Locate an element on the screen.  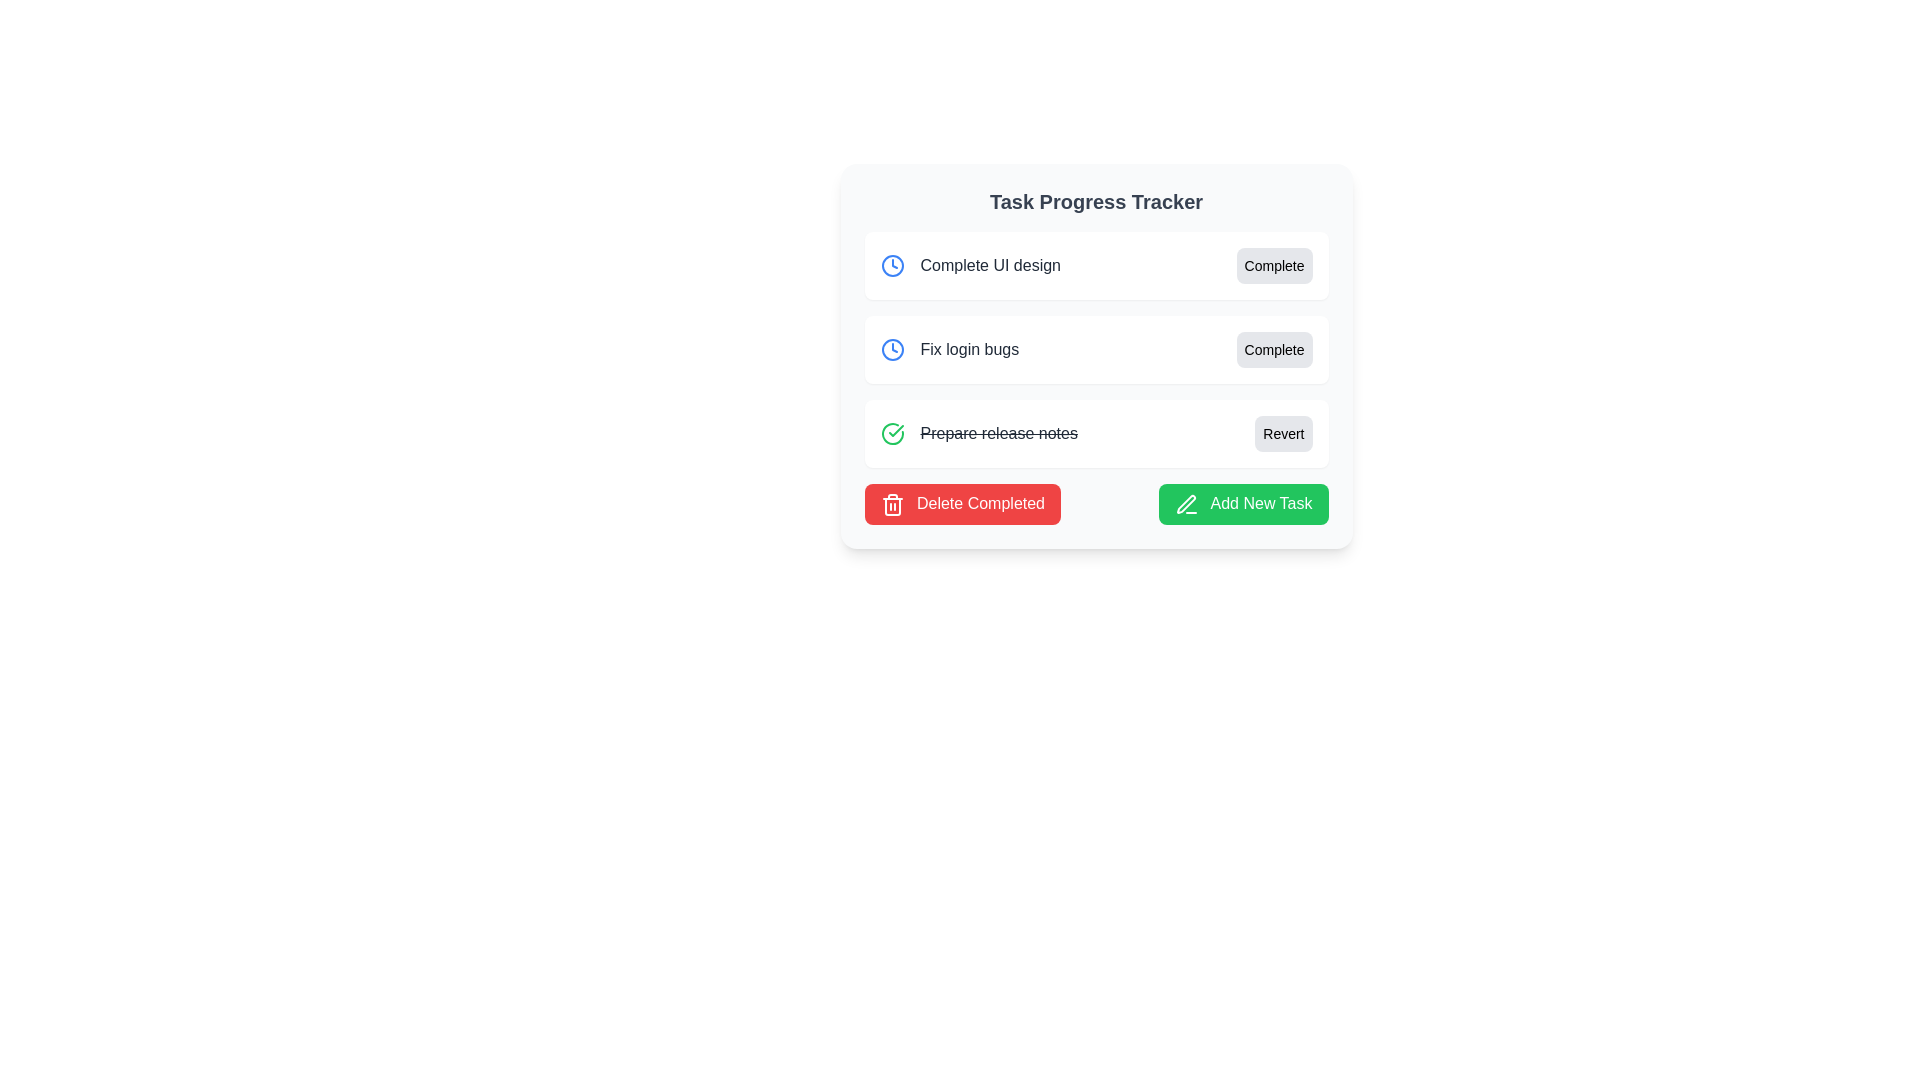
the white circular status indicator icon with a green stroke, located to the left of the 'Prepare release notes' text in the third task card is located at coordinates (891, 433).